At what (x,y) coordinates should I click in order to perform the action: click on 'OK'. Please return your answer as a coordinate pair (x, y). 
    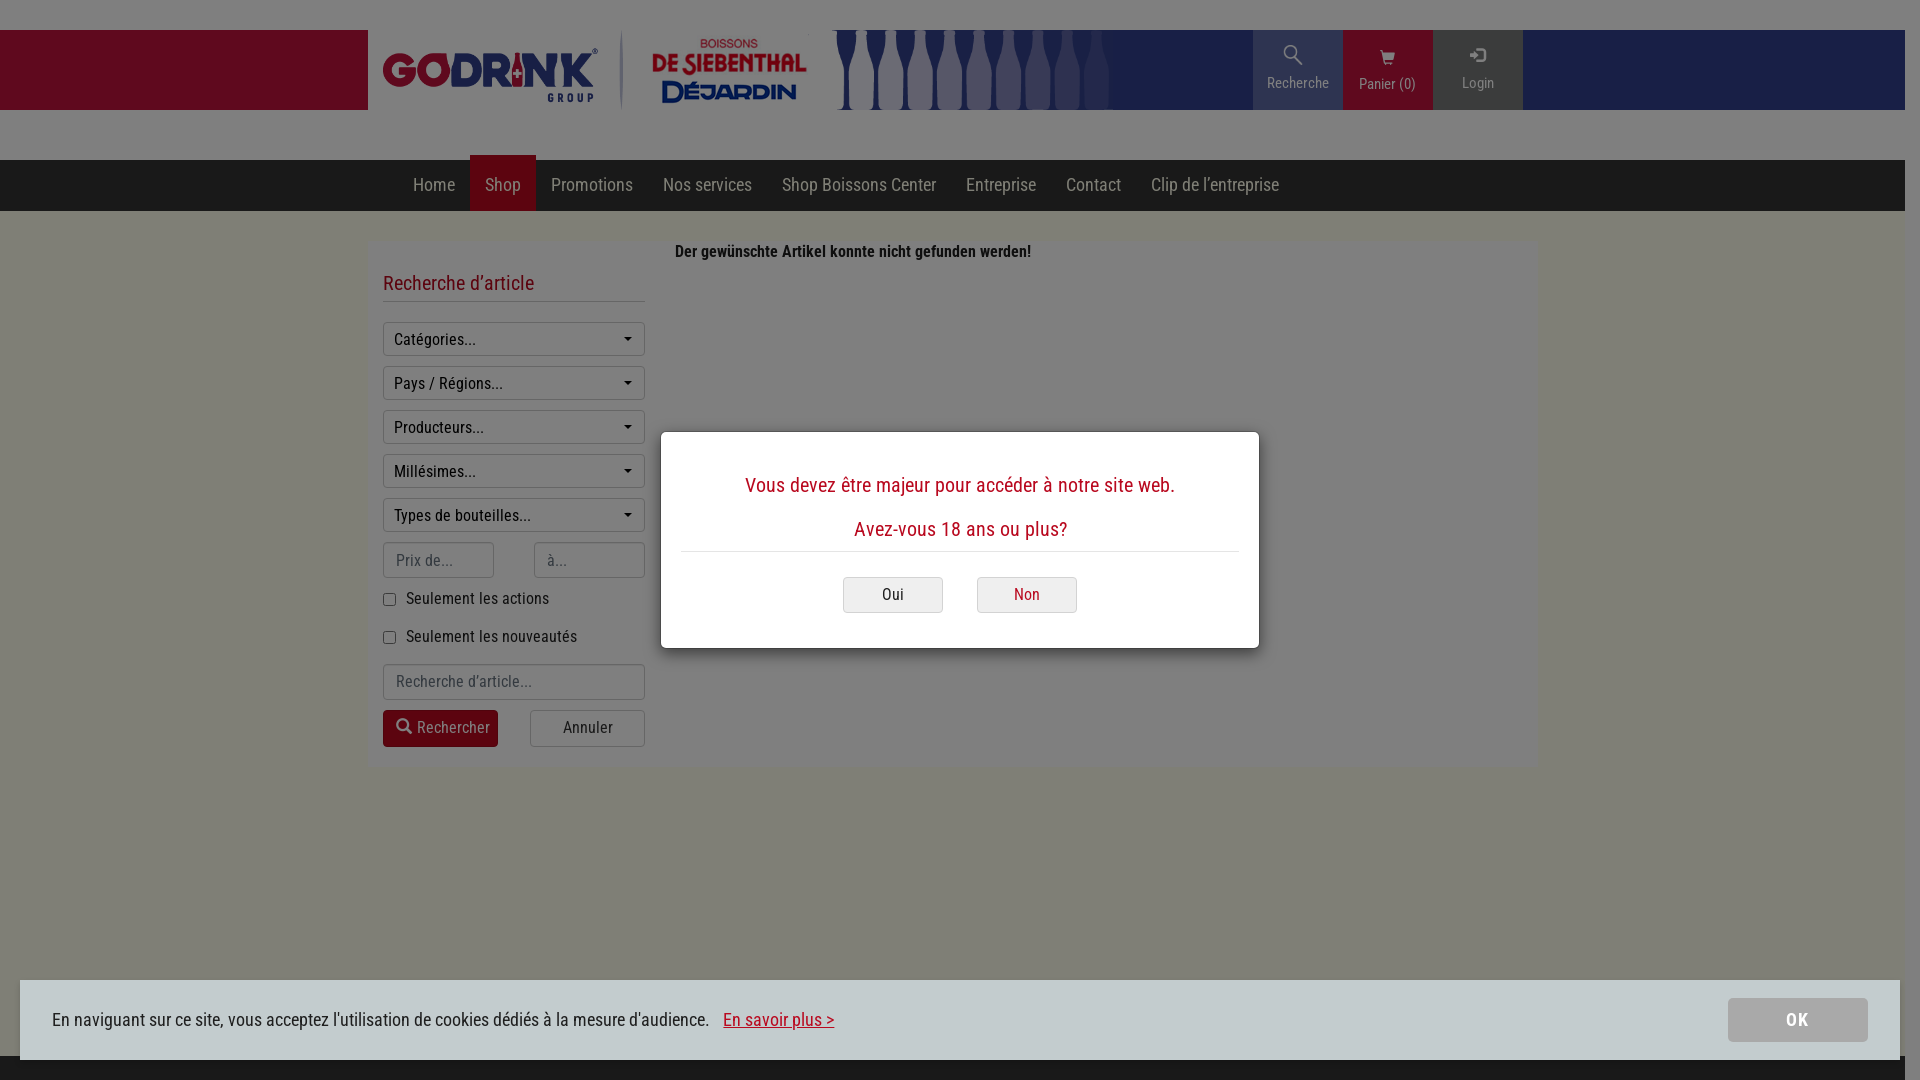
    Looking at the image, I should click on (1798, 1019).